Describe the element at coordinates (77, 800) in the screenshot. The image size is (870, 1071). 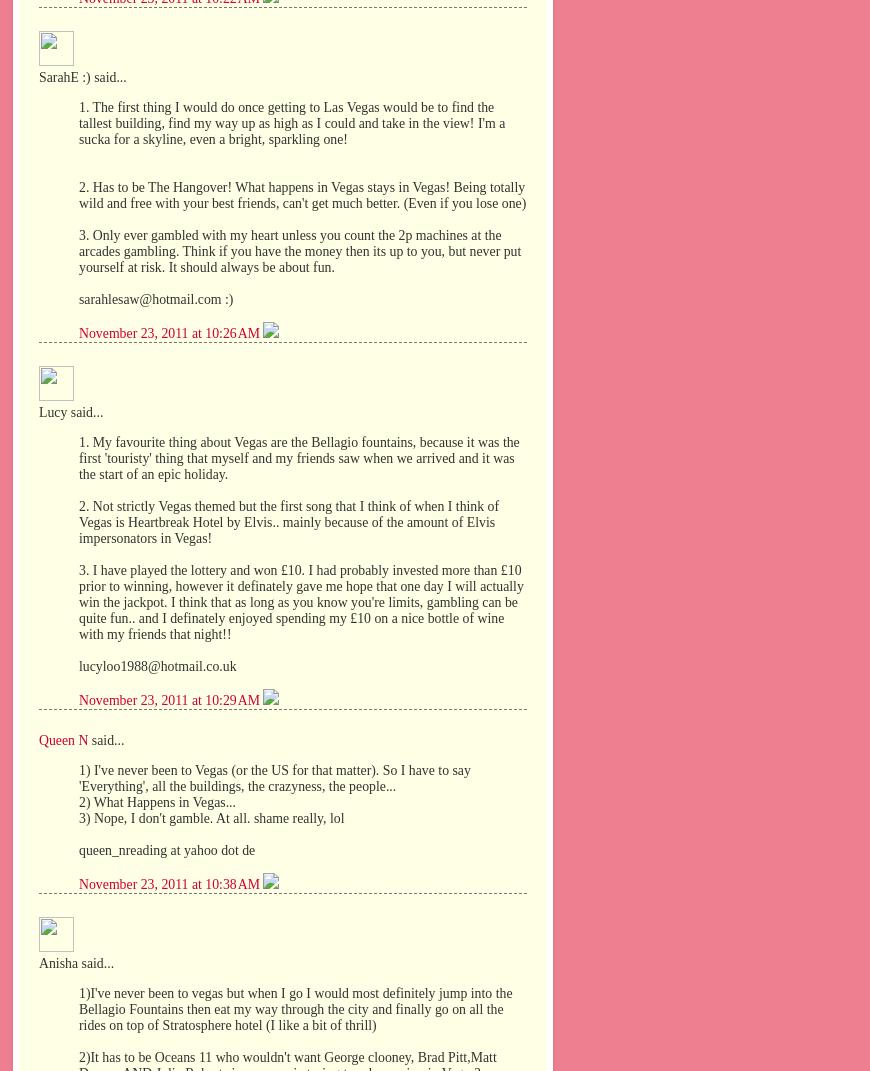
I see `'2) What Happens in Vegas...'` at that location.